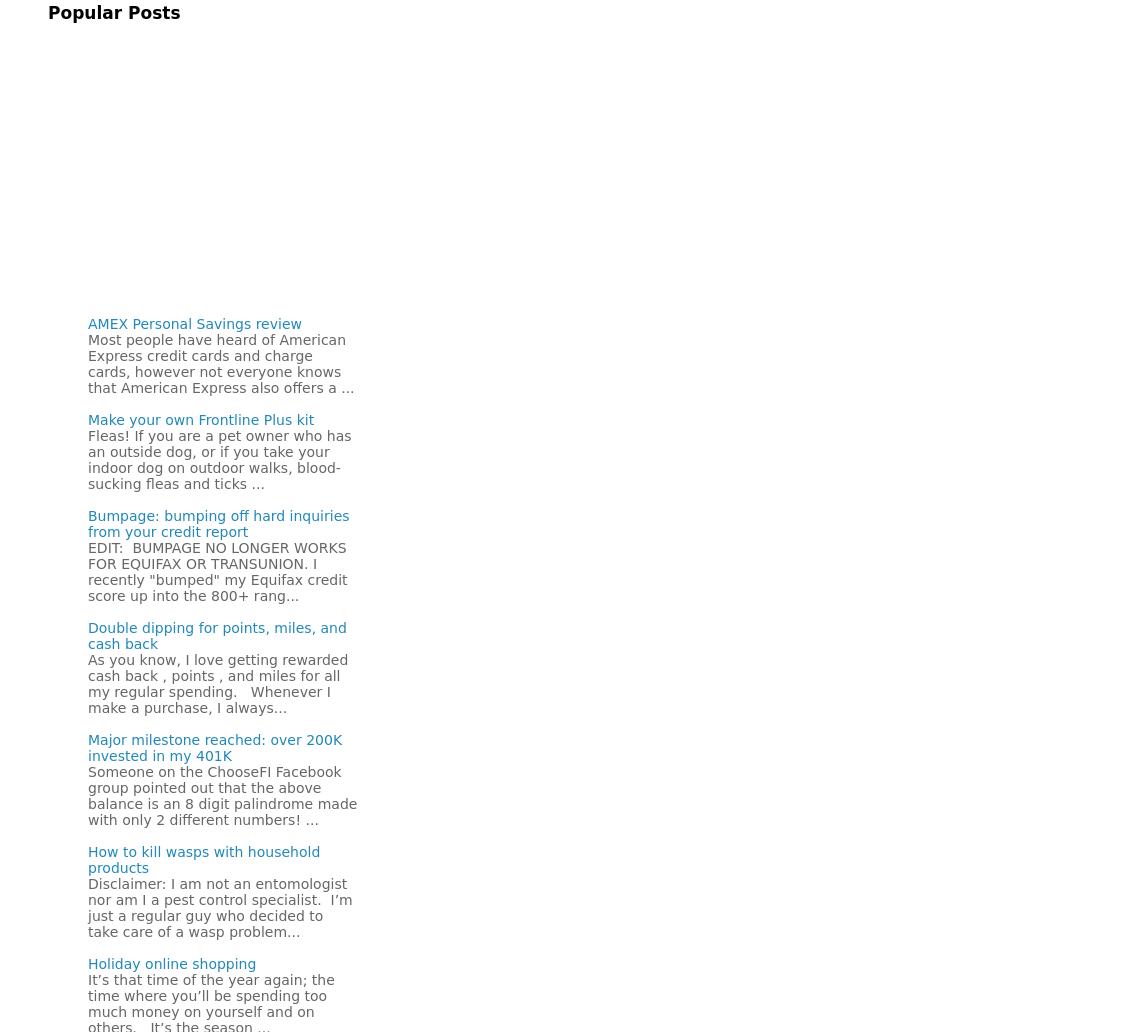 This screenshot has width=1148, height=1032. I want to click on 'As you know, I love getting rewarded cash back , points , and miles  for all my regular spending.   Whenever I make a purchase, I always...', so click(218, 683).